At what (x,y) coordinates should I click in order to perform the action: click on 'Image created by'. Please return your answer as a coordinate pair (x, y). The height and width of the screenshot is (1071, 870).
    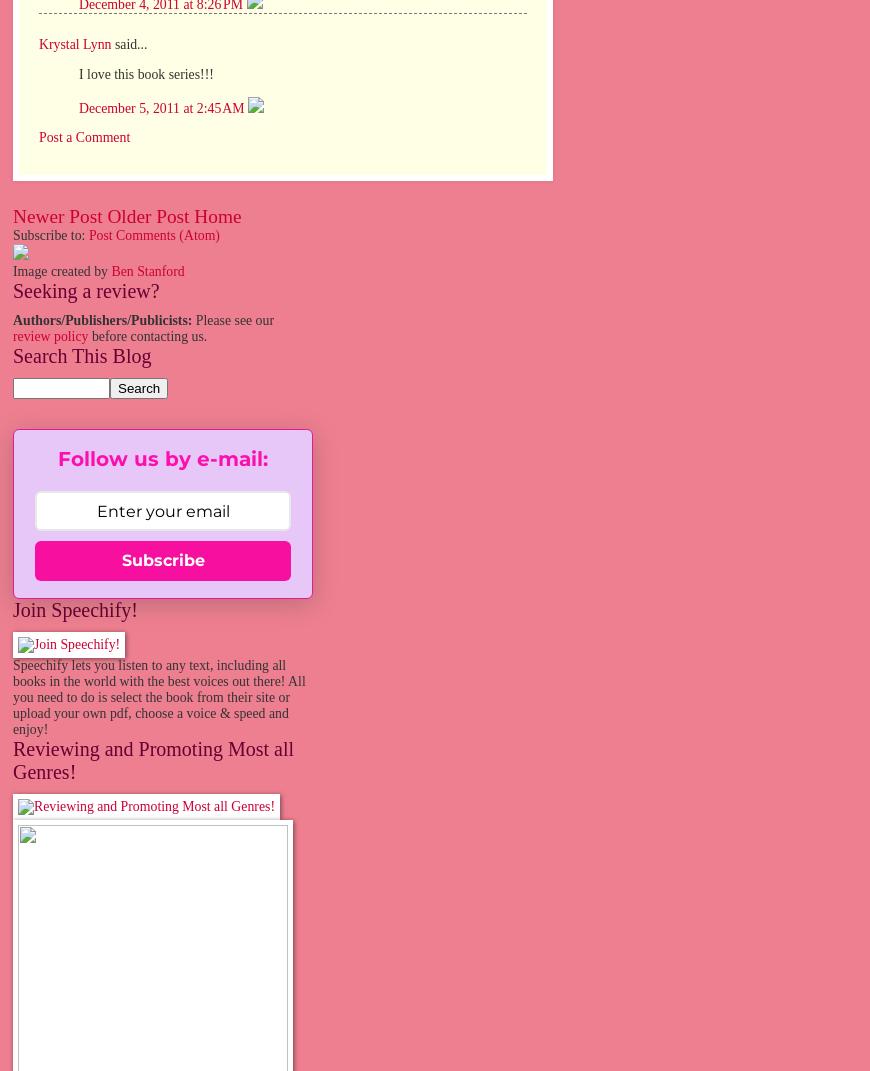
    Looking at the image, I should click on (11, 271).